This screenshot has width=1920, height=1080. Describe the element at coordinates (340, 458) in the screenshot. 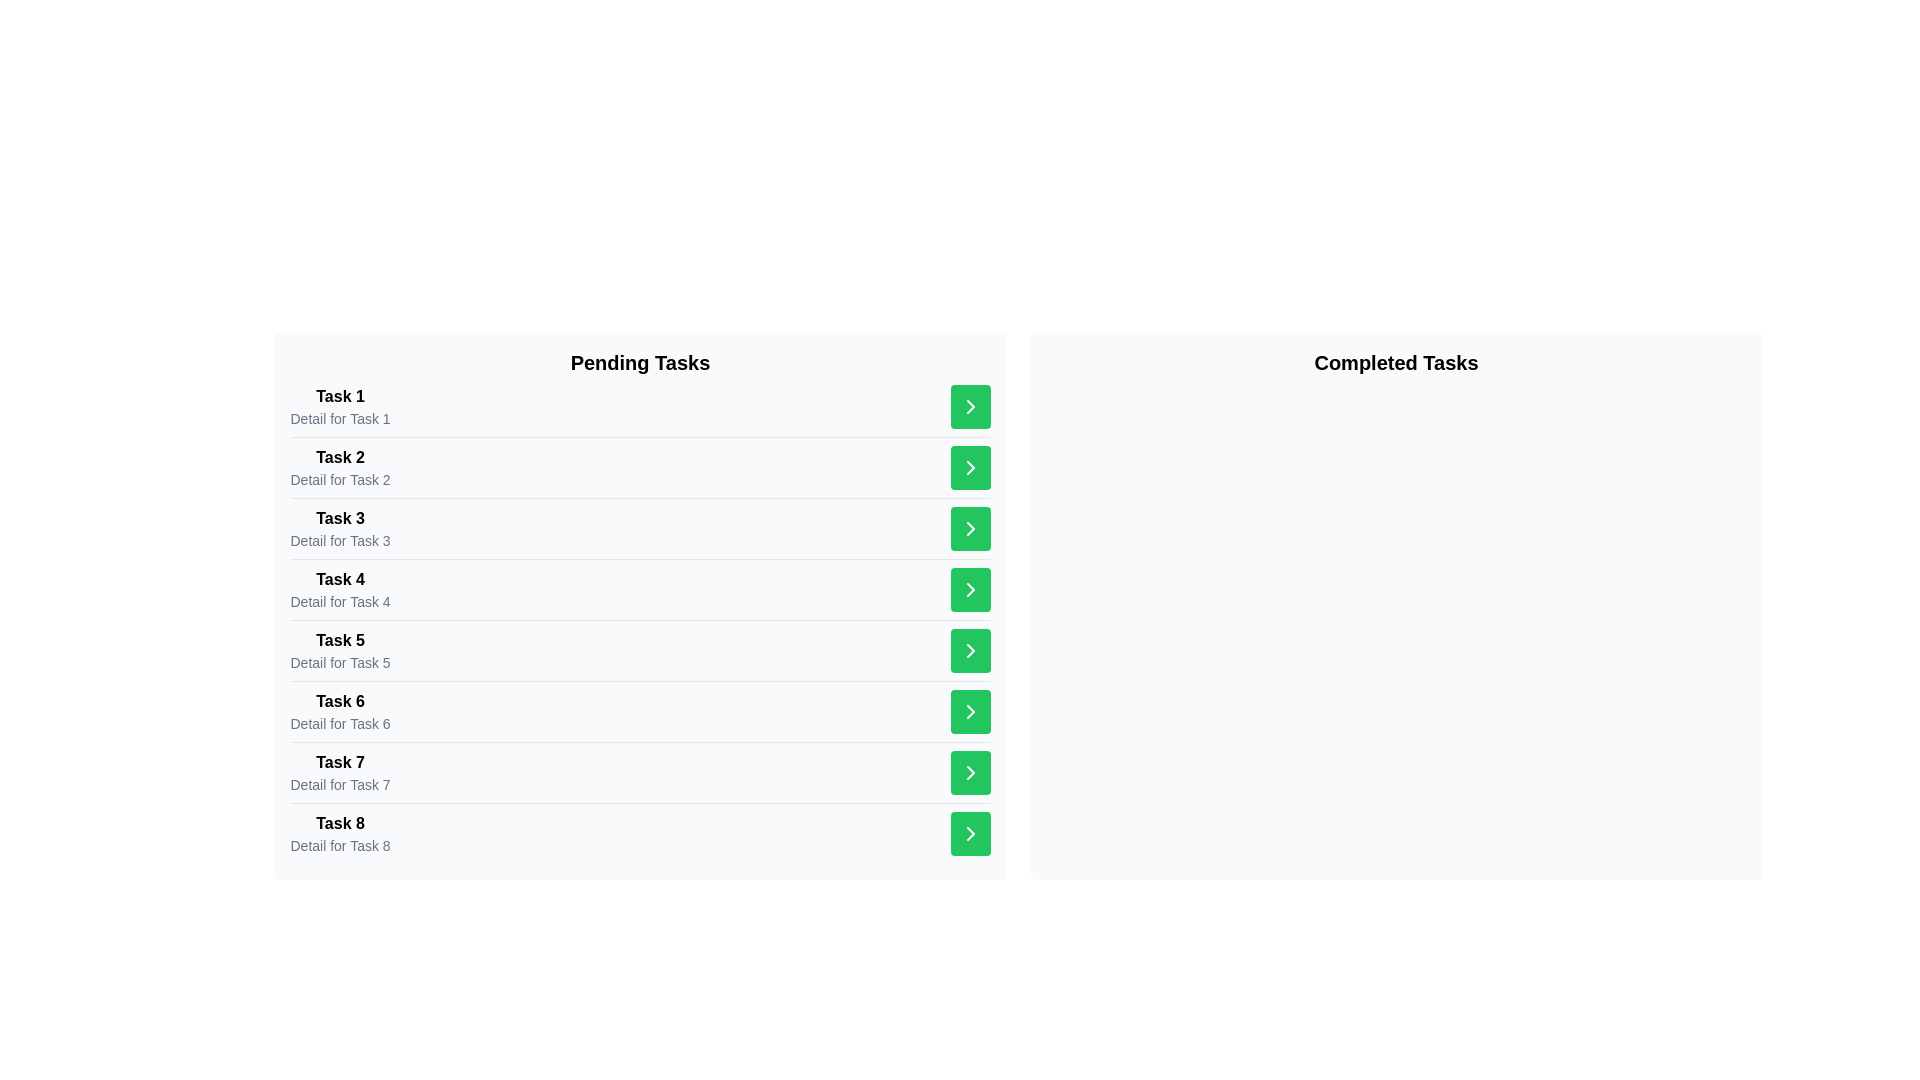

I see `the label displaying 'Task 2', which is the second item under the heading 'Pending Tasks' in the left-side section of the interface` at that location.